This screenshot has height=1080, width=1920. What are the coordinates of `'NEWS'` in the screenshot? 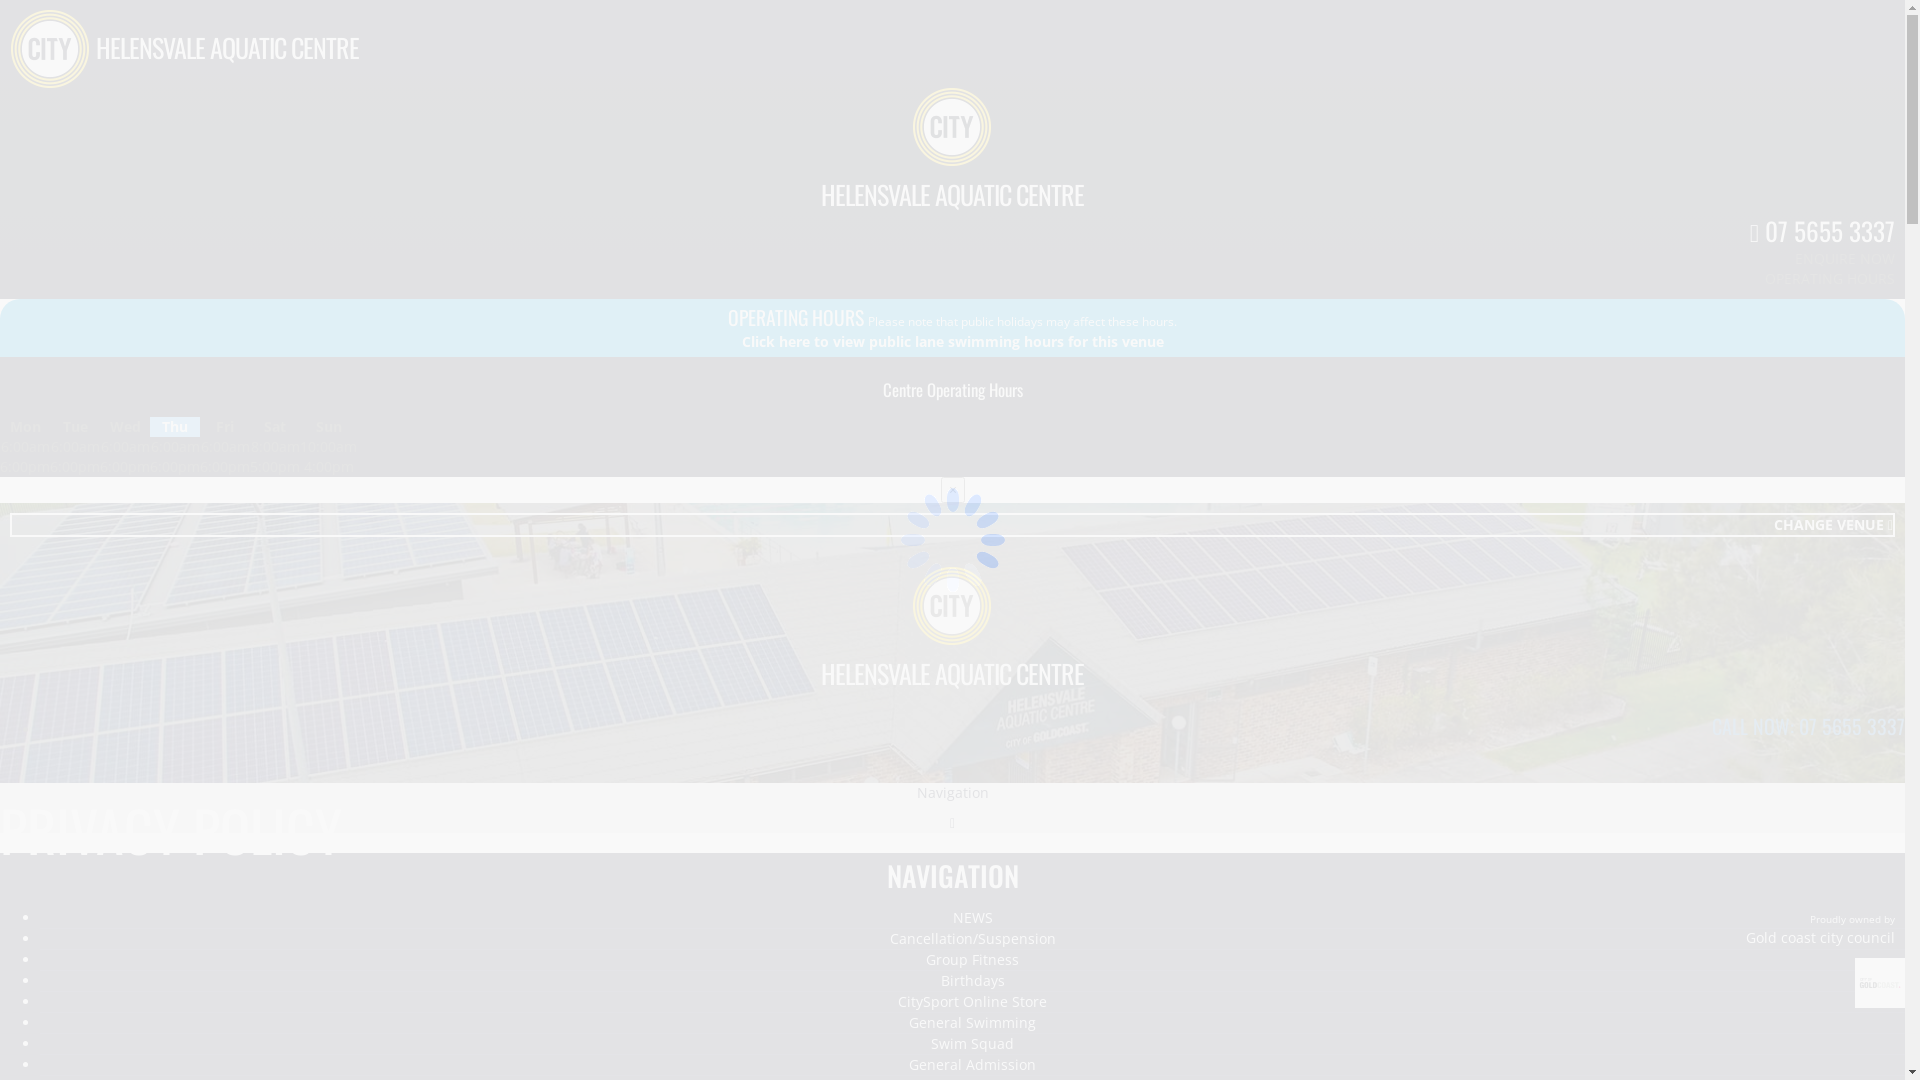 It's located at (971, 917).